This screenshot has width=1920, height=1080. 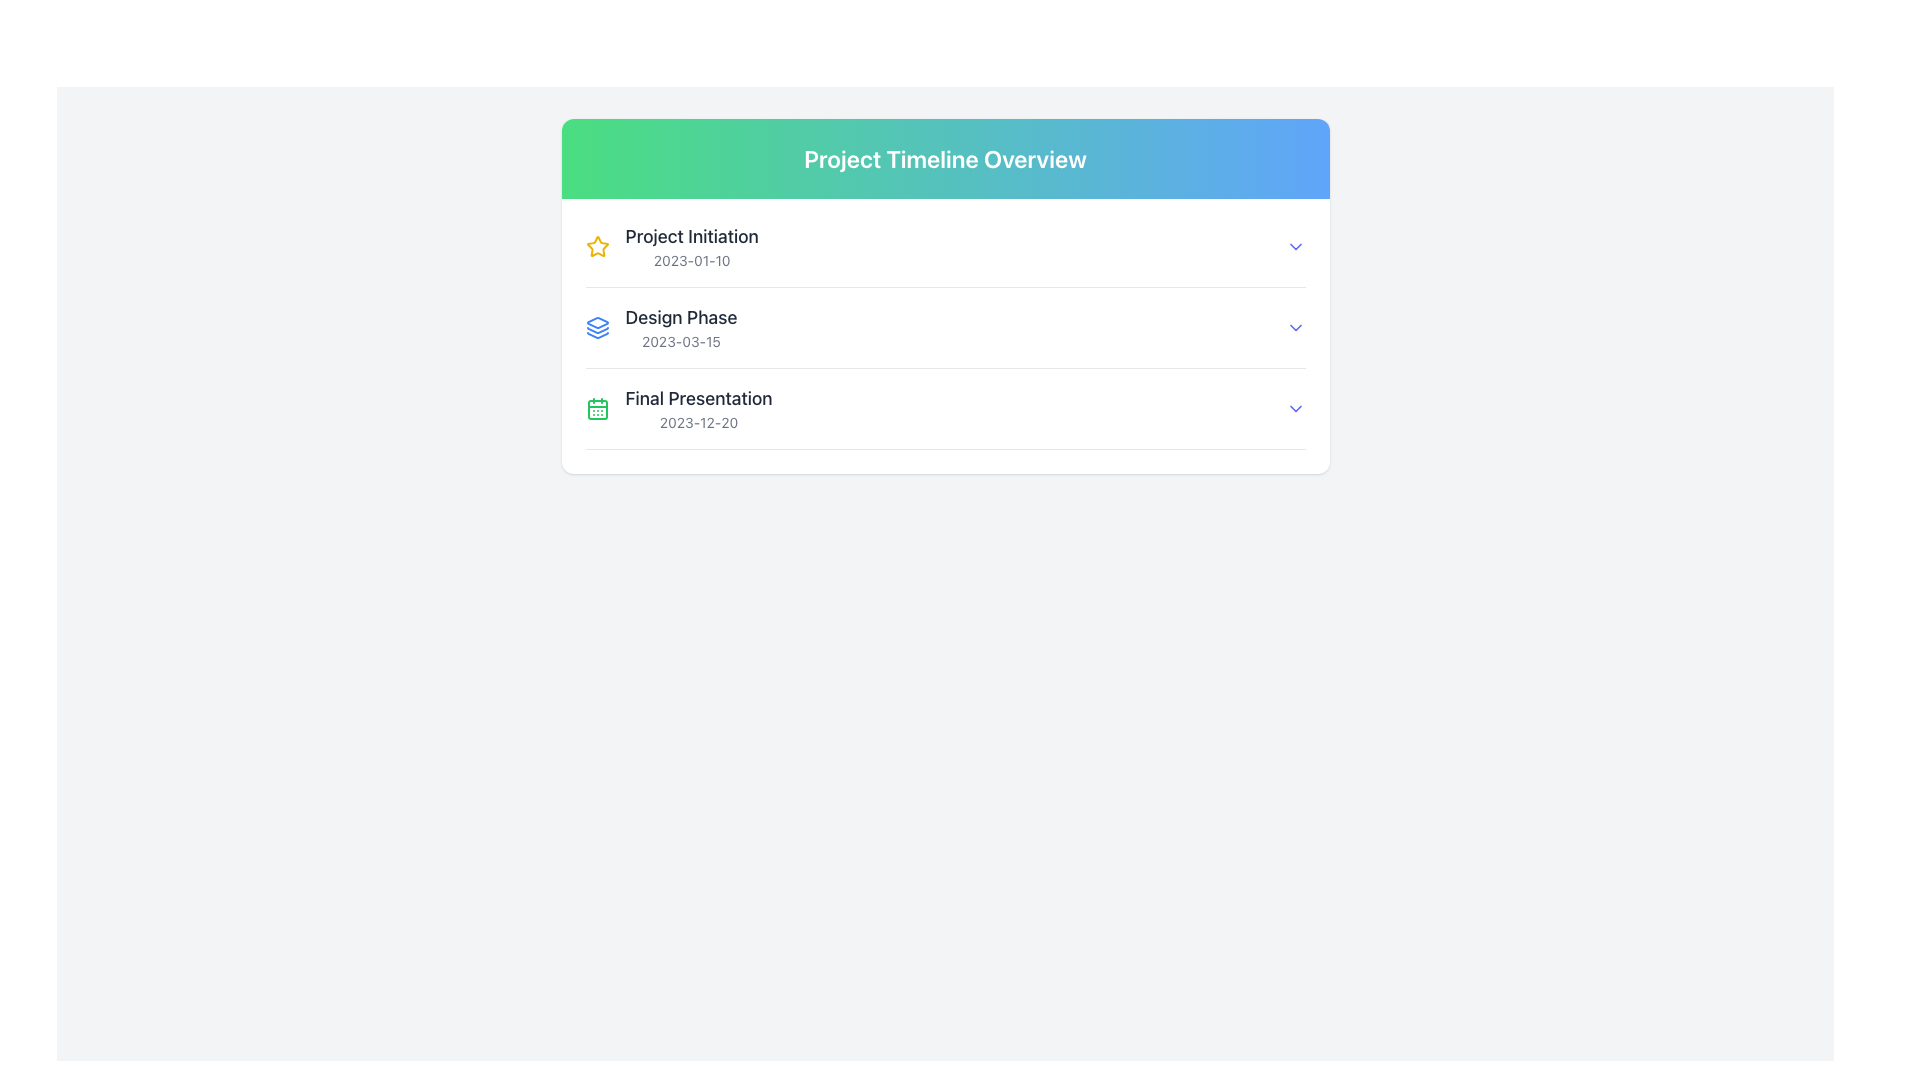 What do you see at coordinates (596, 407) in the screenshot?
I see `the green calendar icon with rounded corners located before the 'Final Presentation' text in the timeline` at bounding box center [596, 407].